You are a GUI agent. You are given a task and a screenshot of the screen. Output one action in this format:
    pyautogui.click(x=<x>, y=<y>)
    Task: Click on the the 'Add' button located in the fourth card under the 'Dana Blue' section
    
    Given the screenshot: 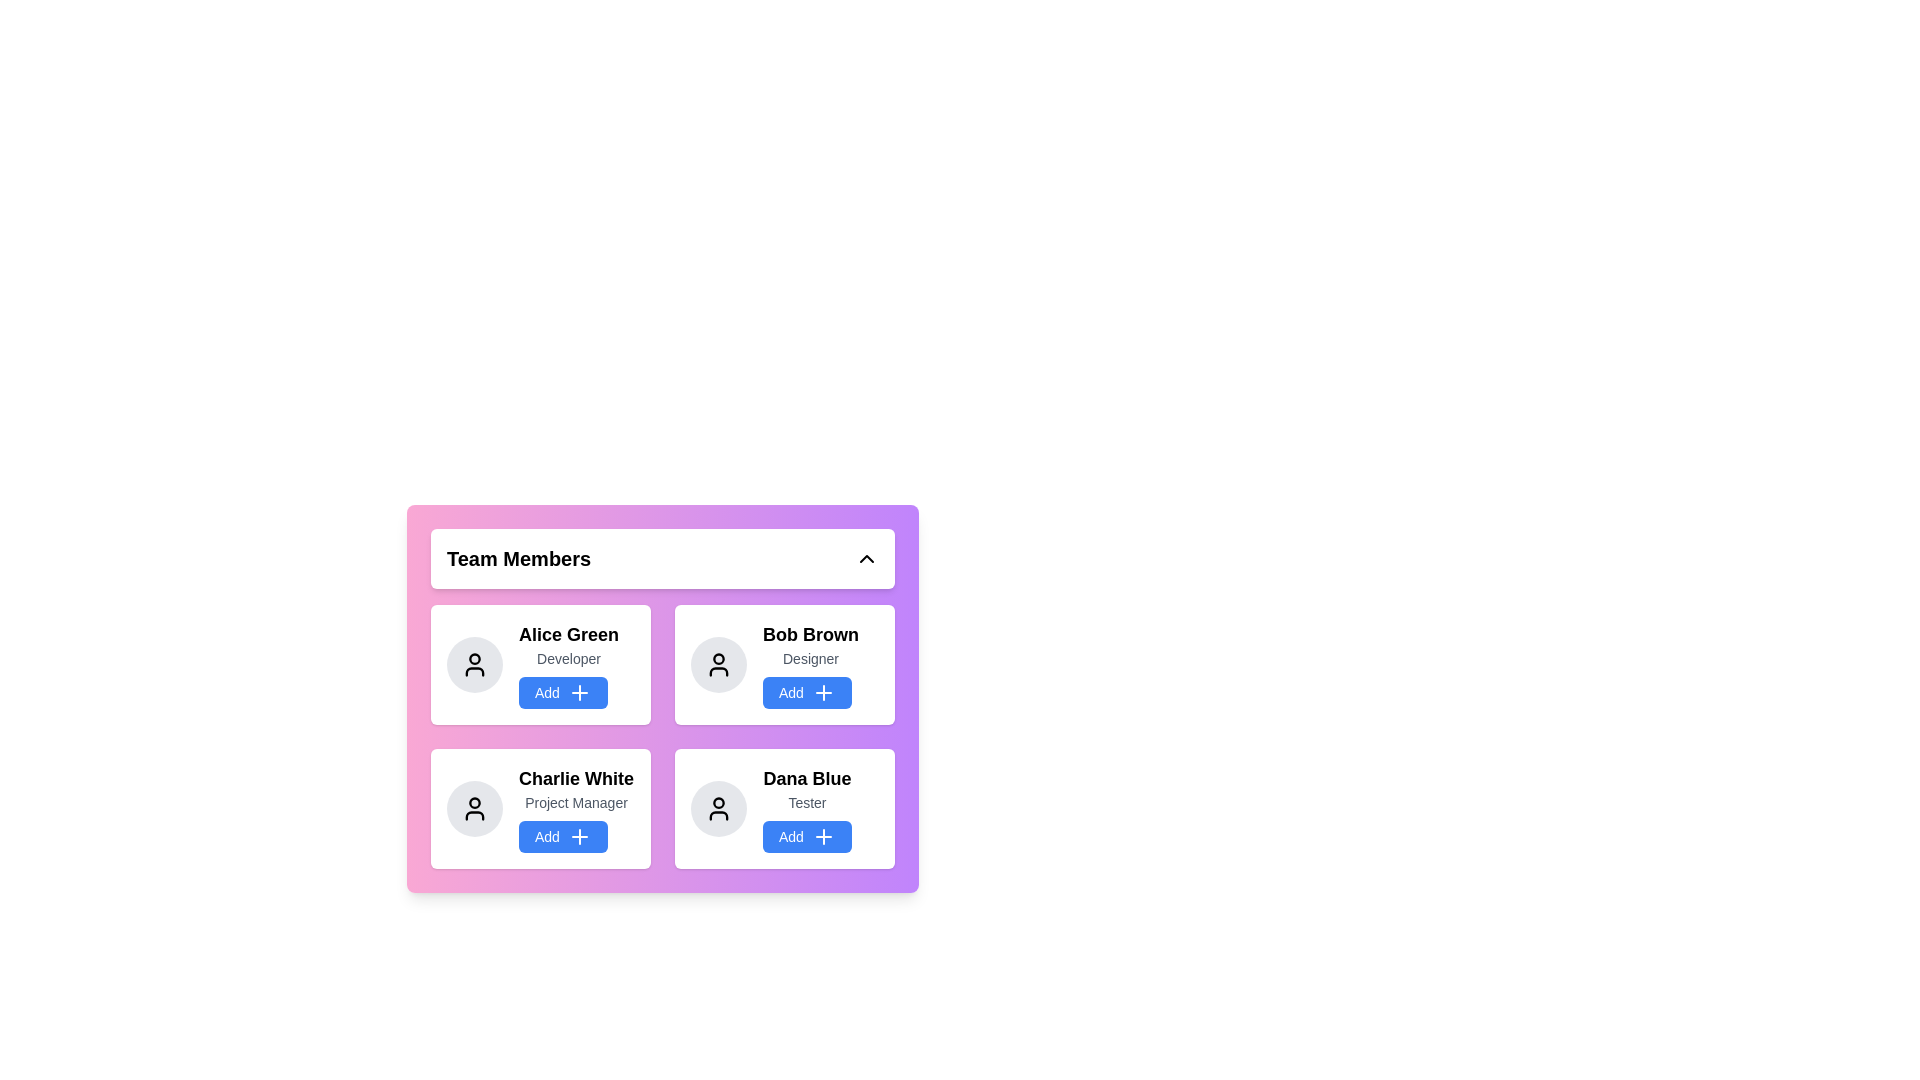 What is the action you would take?
    pyautogui.click(x=807, y=837)
    